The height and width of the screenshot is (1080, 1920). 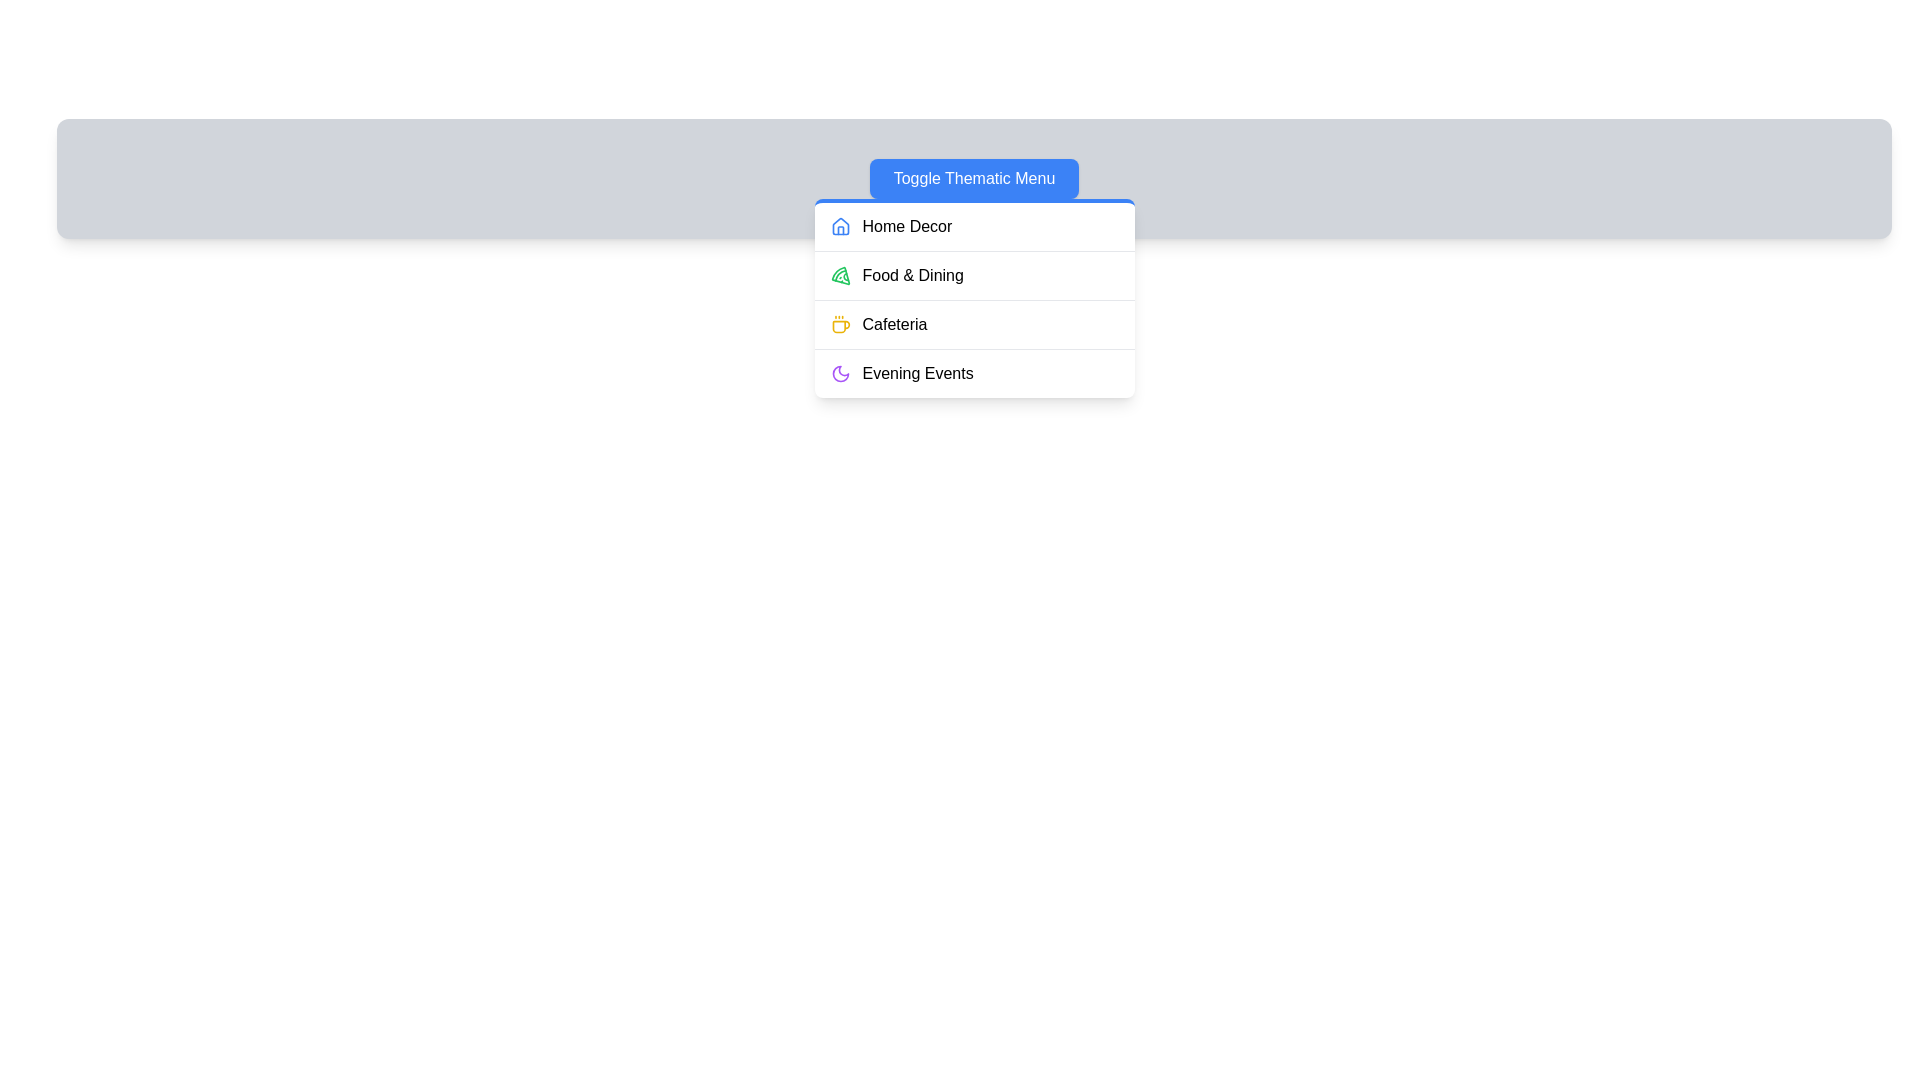 I want to click on the menu item Home Decor to observe its visual feedback, so click(x=974, y=226).